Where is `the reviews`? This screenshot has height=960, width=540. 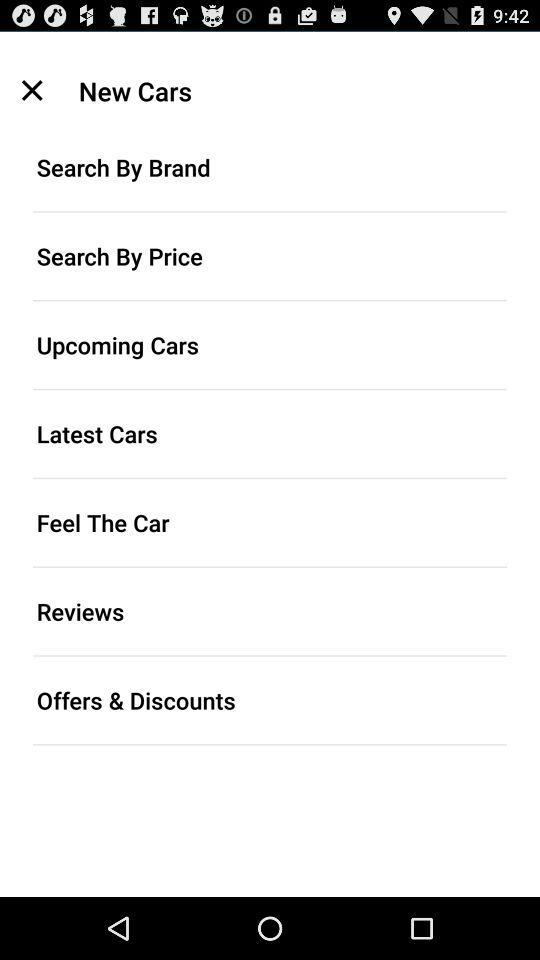 the reviews is located at coordinates (270, 610).